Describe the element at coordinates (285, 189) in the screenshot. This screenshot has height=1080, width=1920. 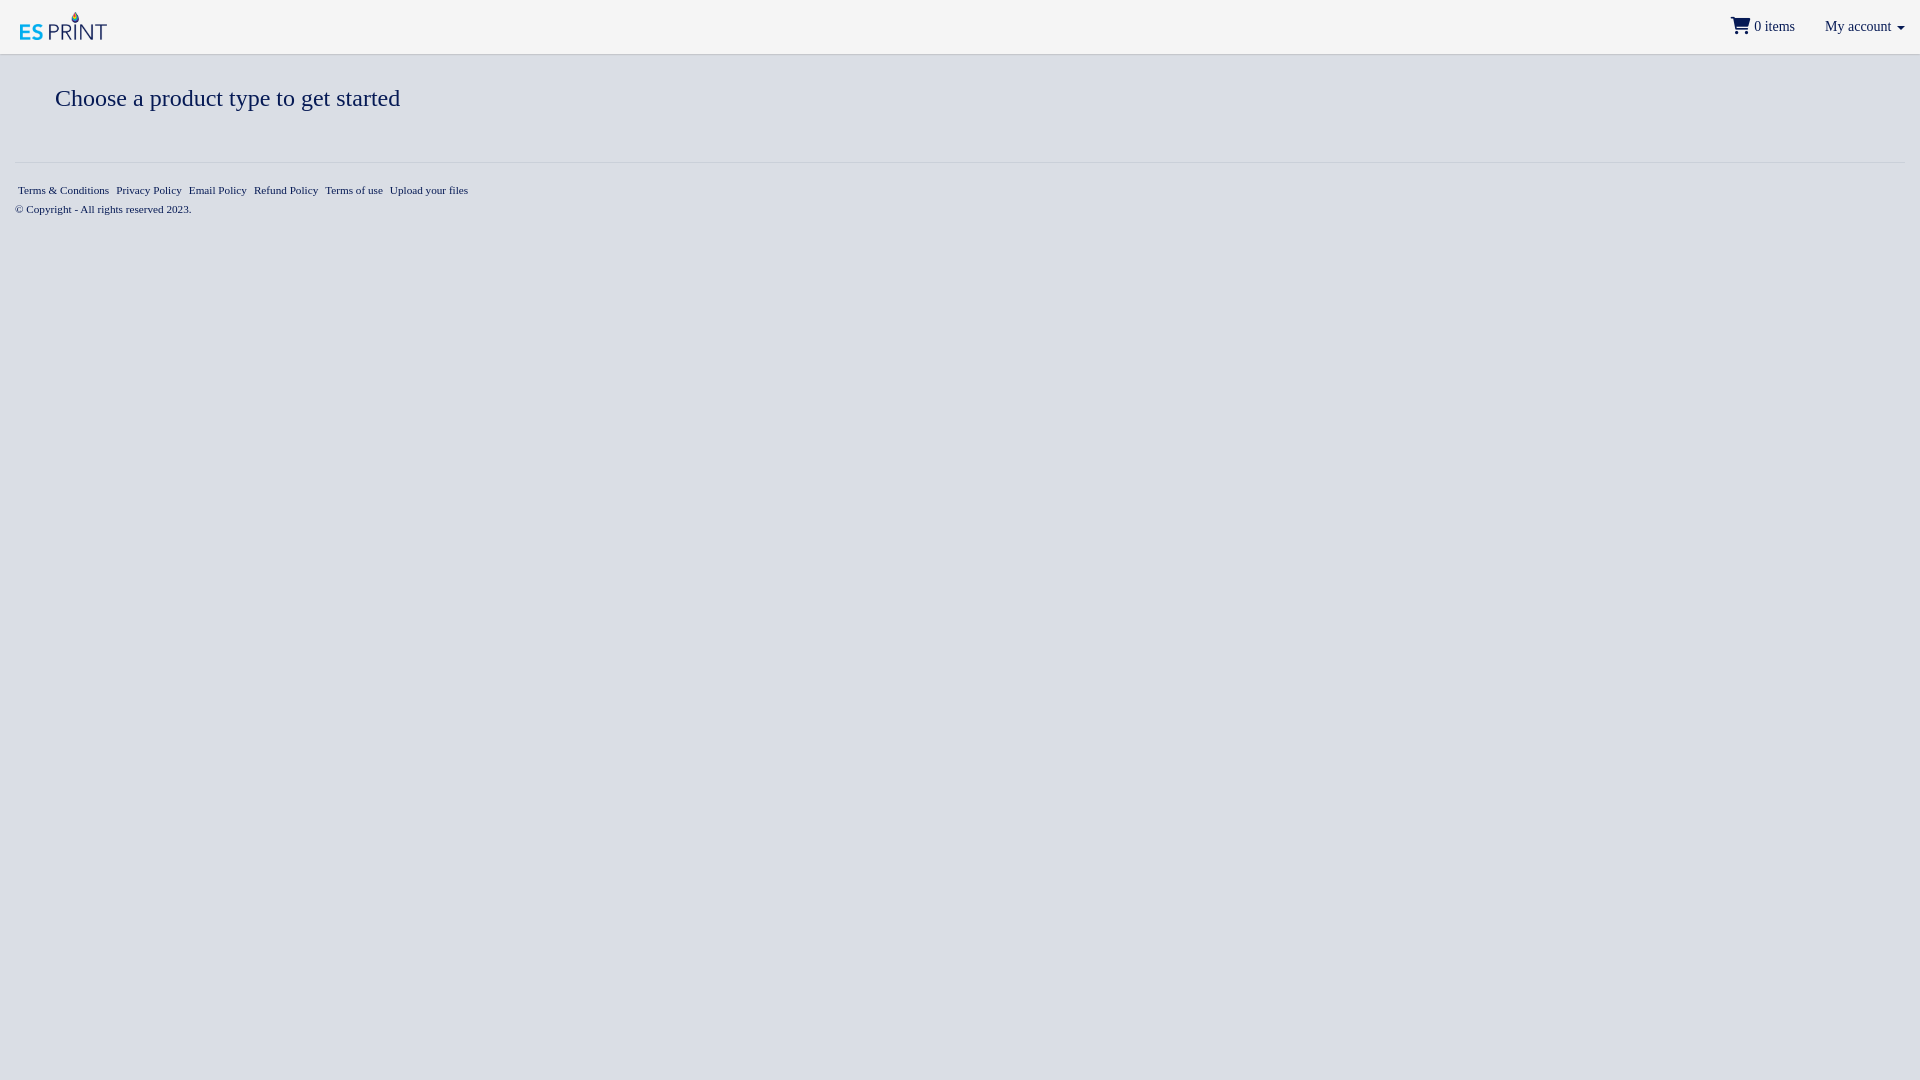
I see `'Refund Policy'` at that location.